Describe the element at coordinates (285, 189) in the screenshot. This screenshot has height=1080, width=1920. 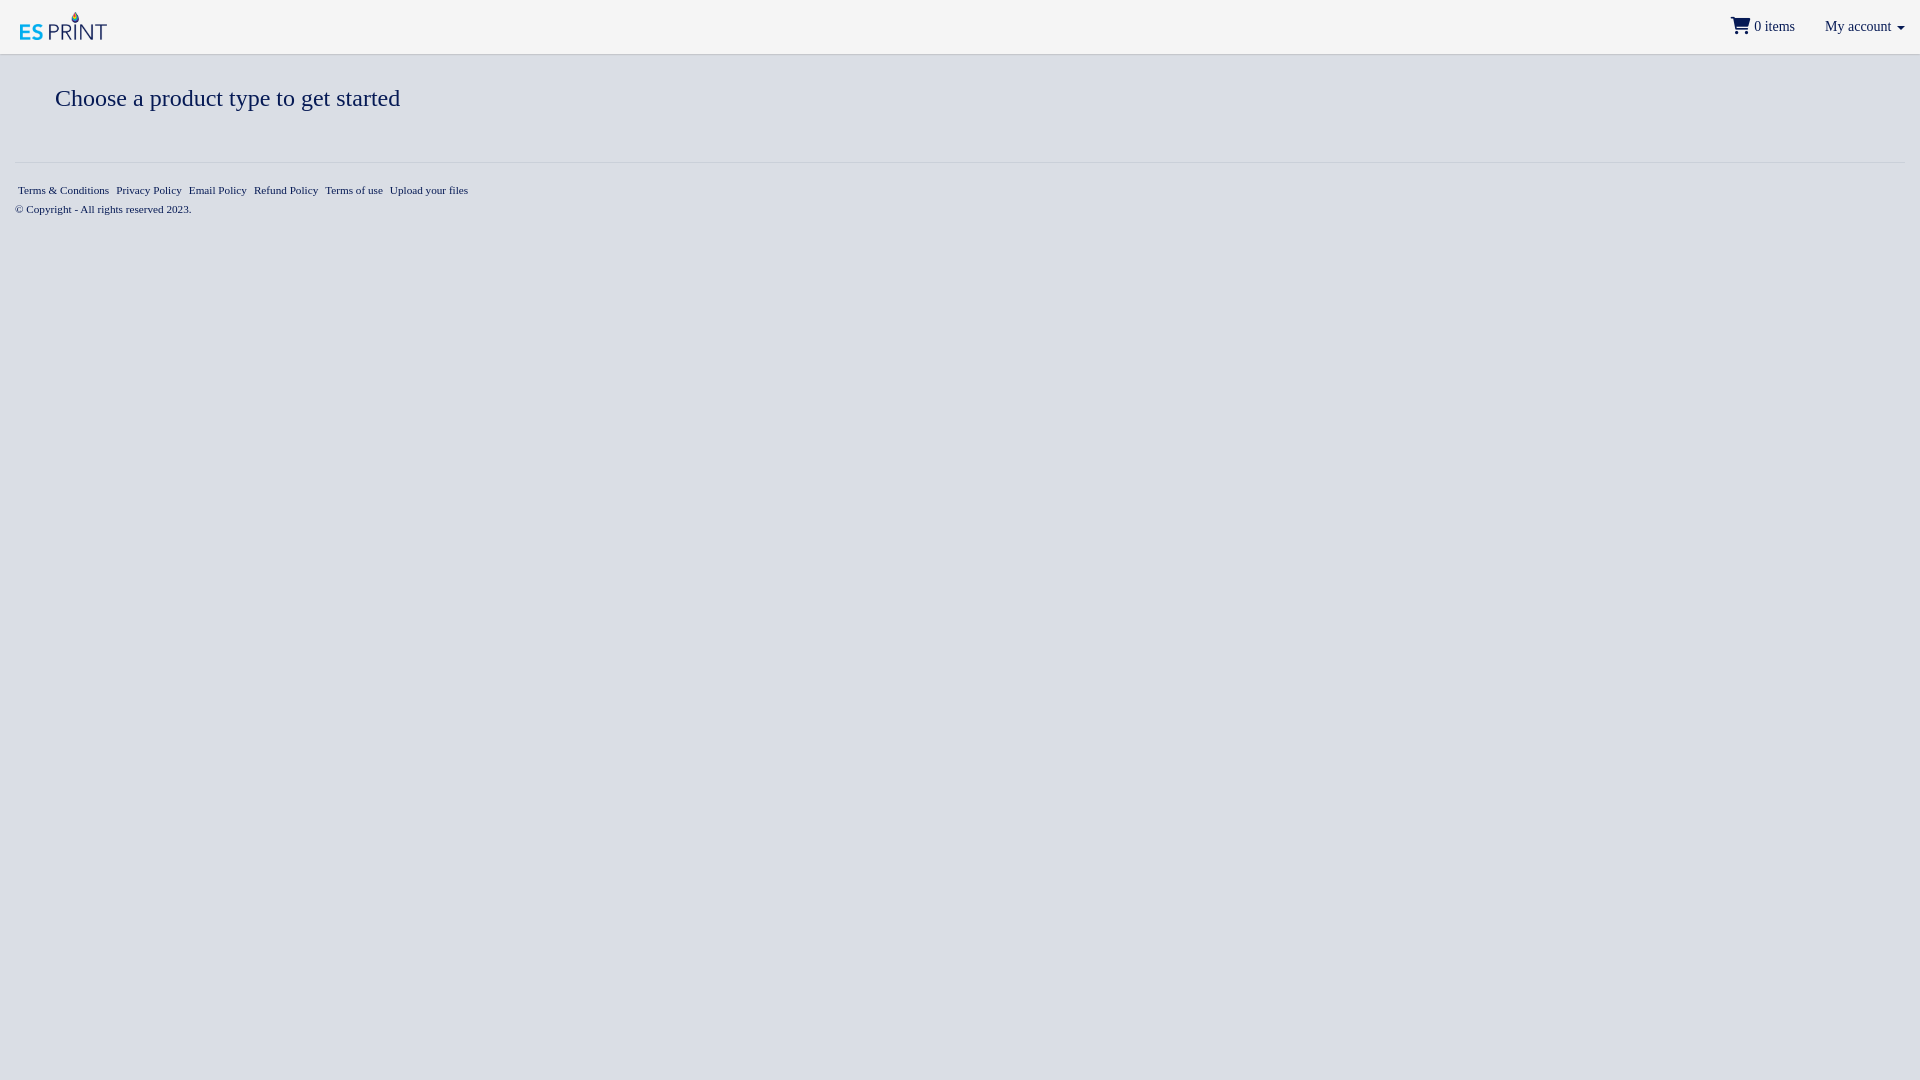
I see `'Refund Policy'` at that location.